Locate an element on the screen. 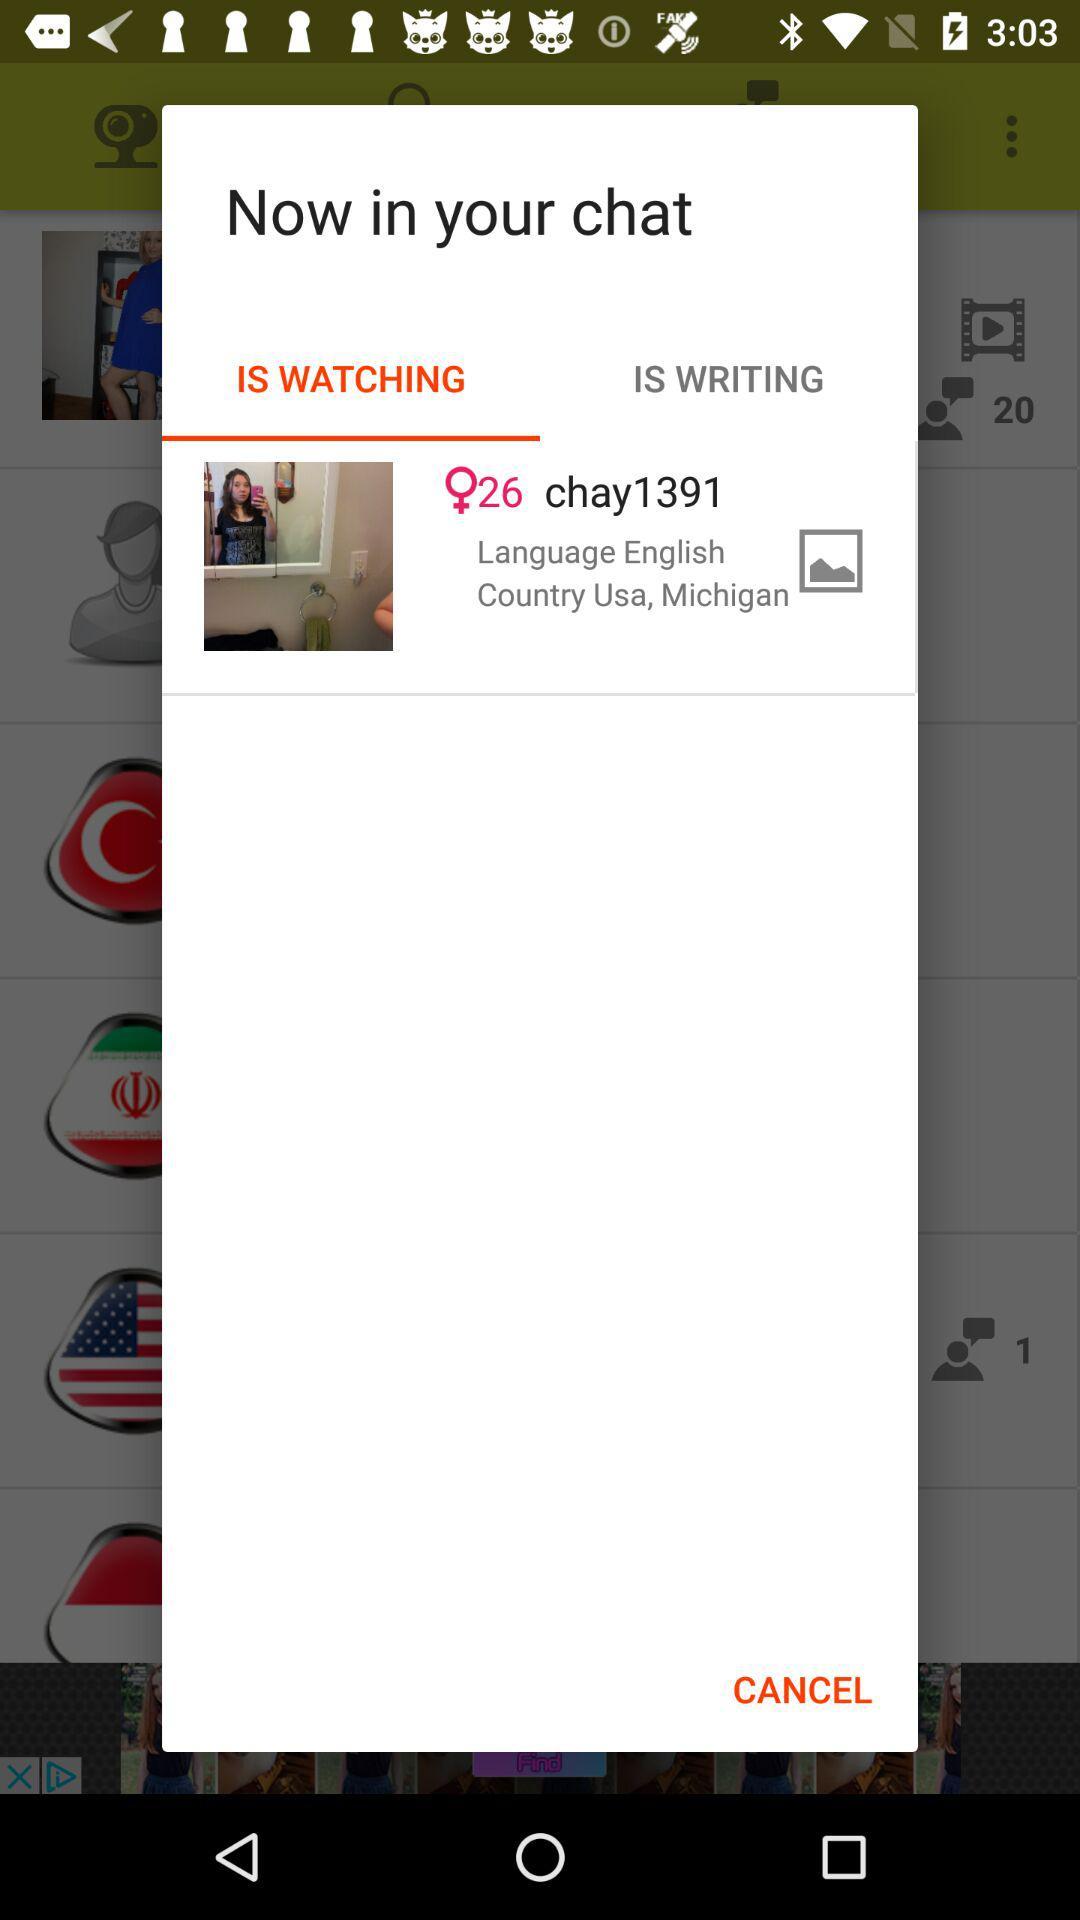 The height and width of the screenshot is (1920, 1080). the item to the left of 26 item is located at coordinates (298, 556).